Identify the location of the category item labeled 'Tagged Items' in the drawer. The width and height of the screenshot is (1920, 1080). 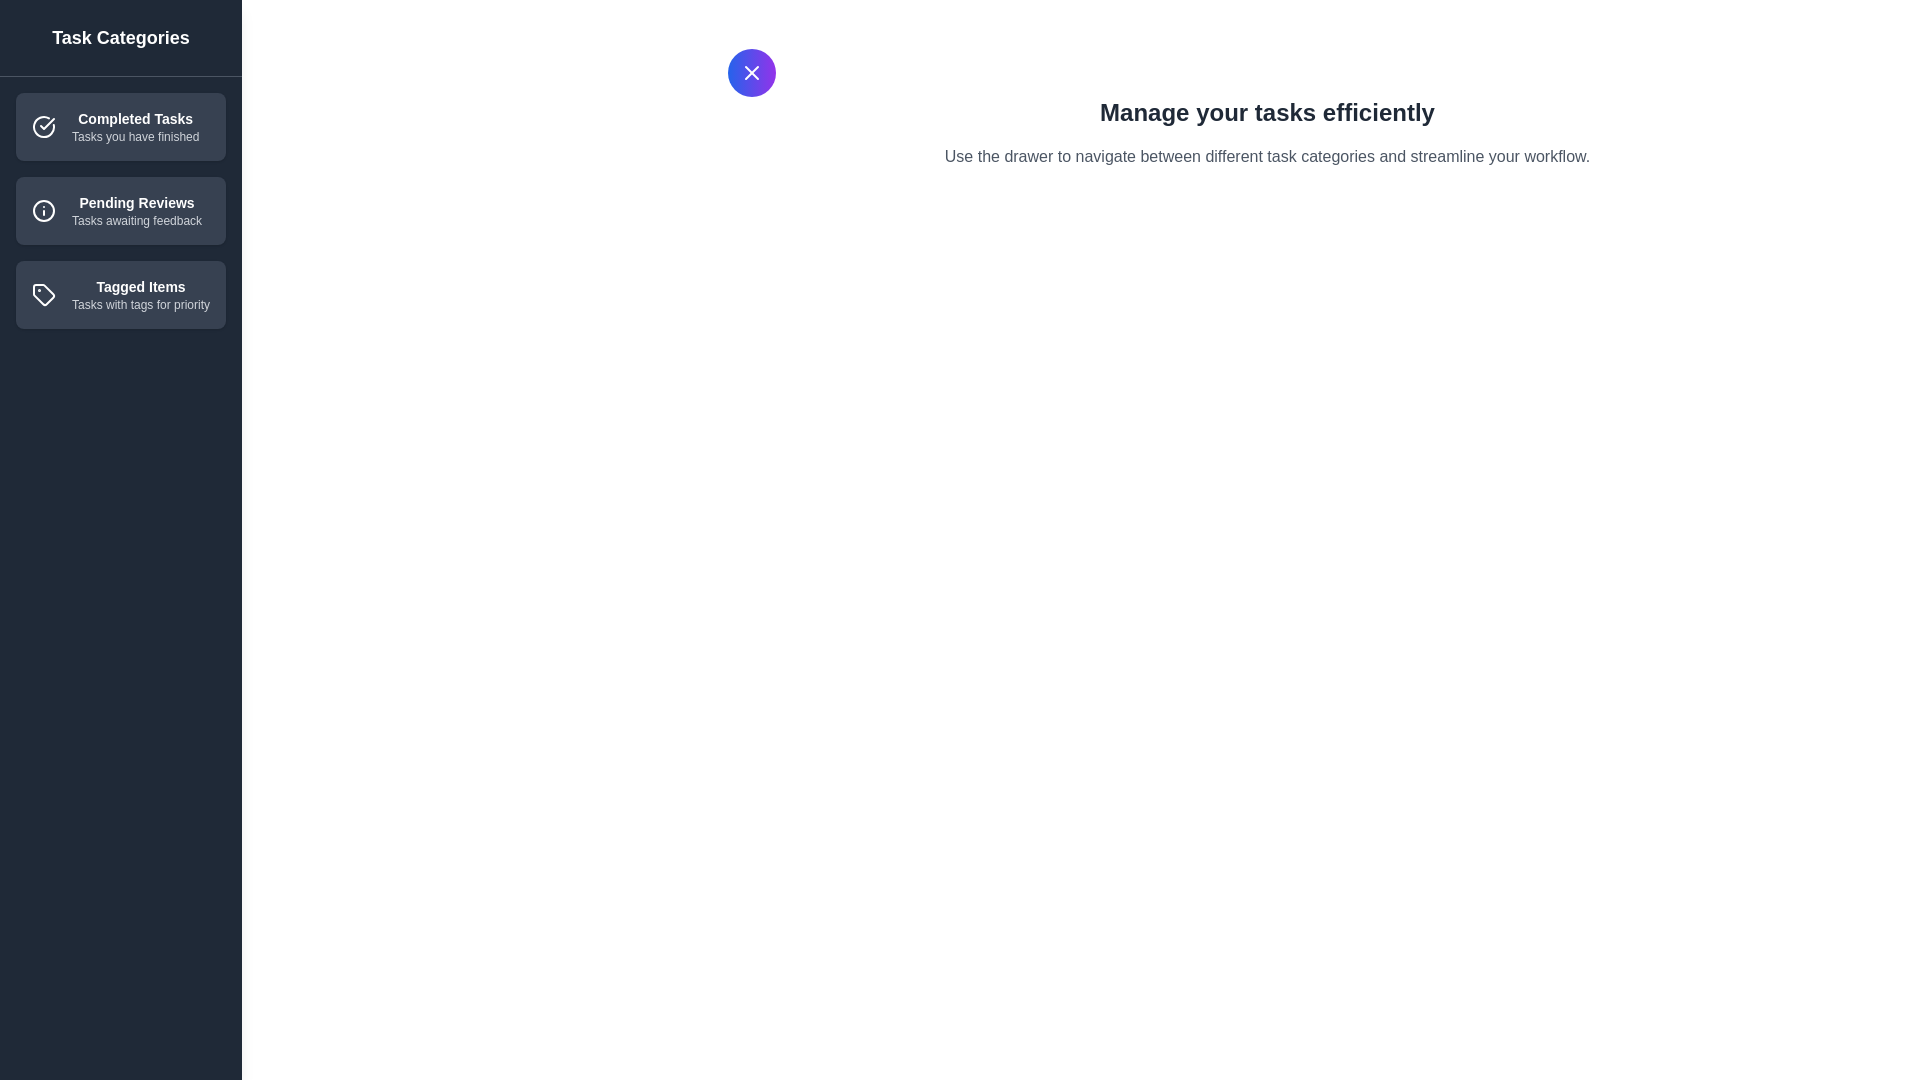
(119, 294).